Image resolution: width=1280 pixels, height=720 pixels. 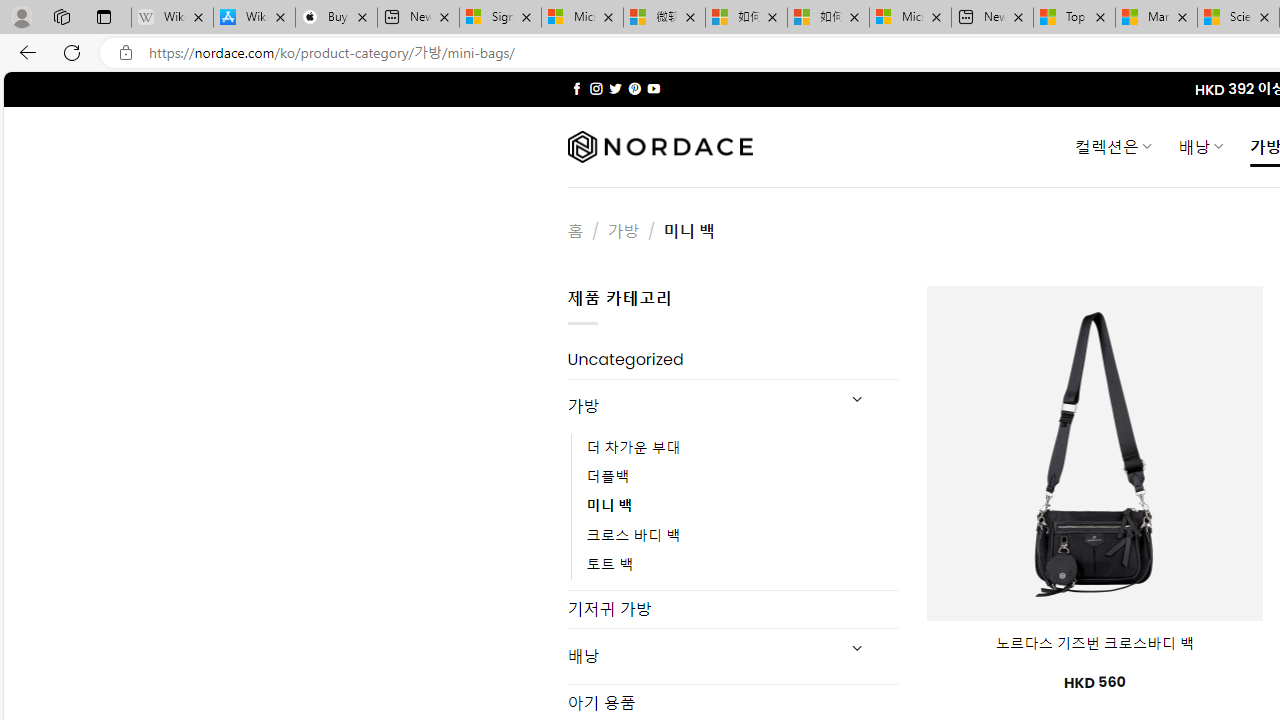 I want to click on 'Nordace', so click(x=659, y=146).